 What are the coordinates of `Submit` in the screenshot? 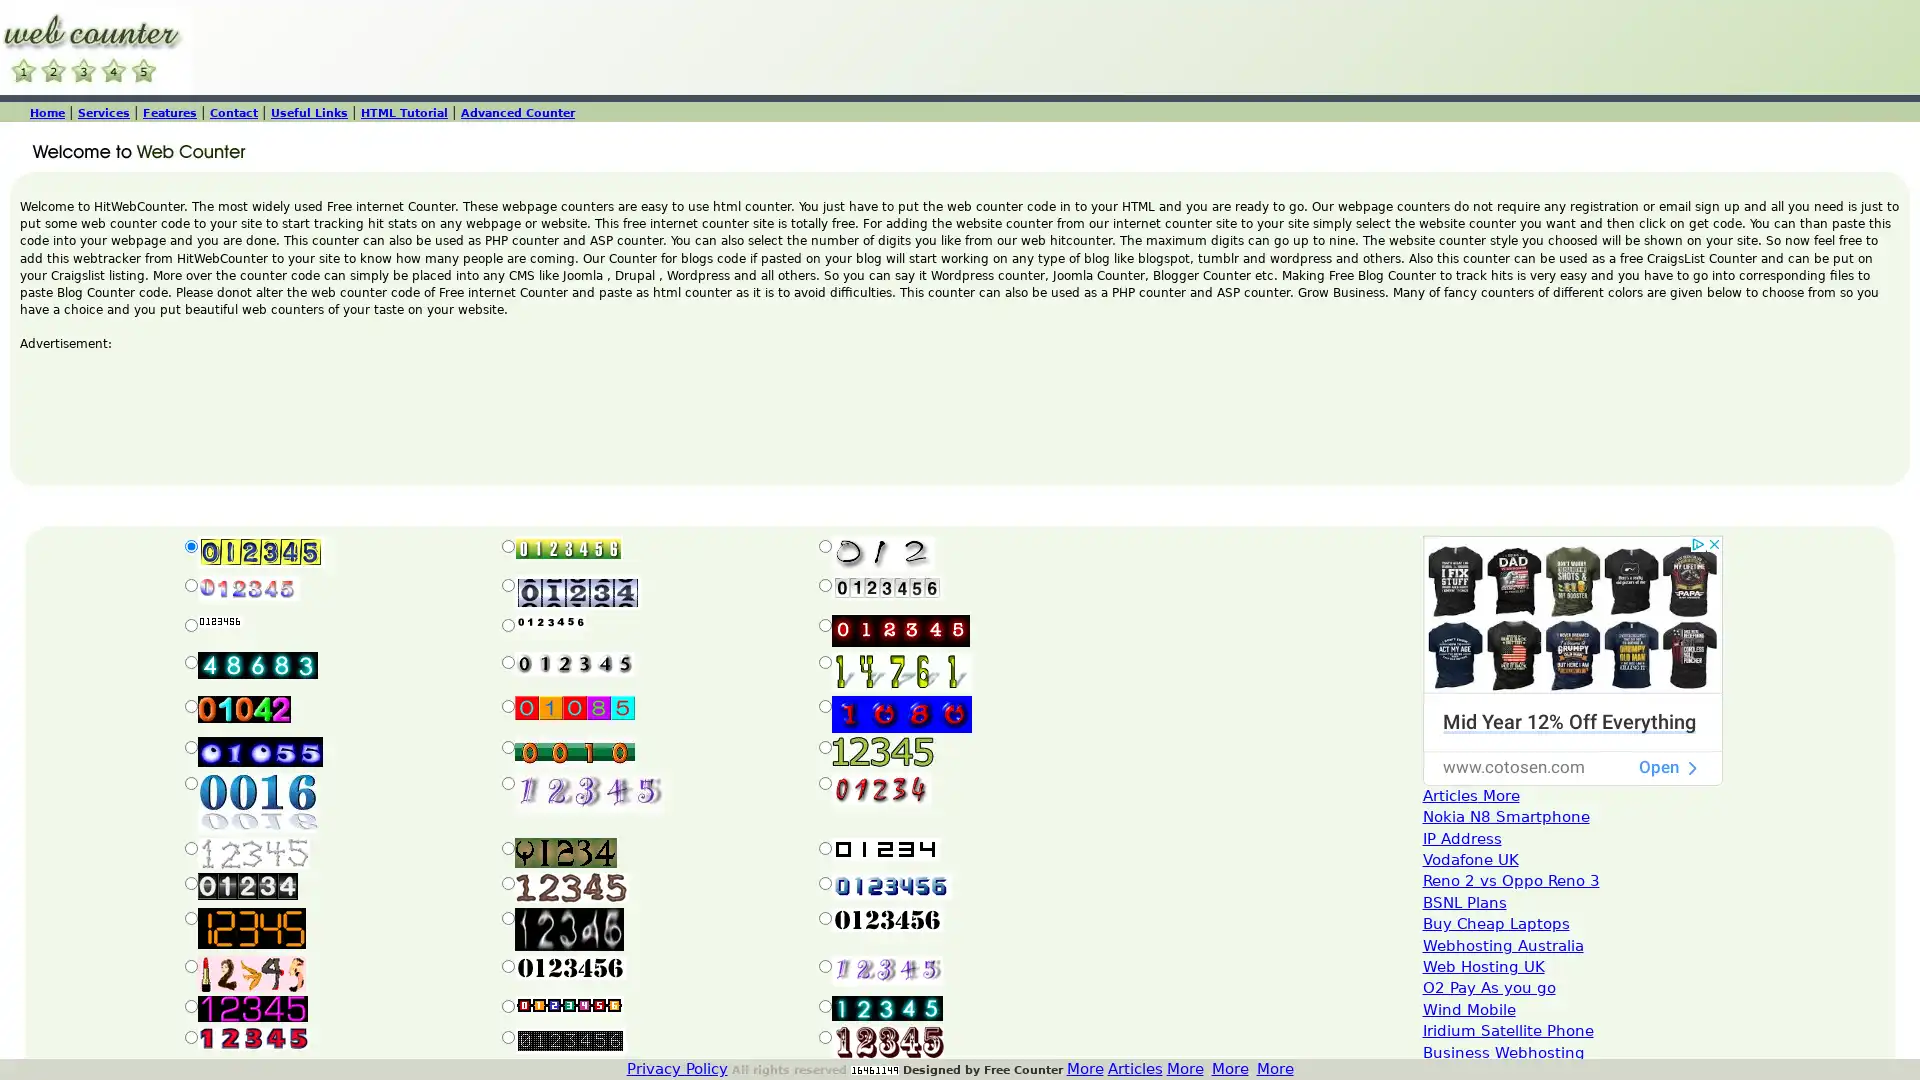 It's located at (569, 966).